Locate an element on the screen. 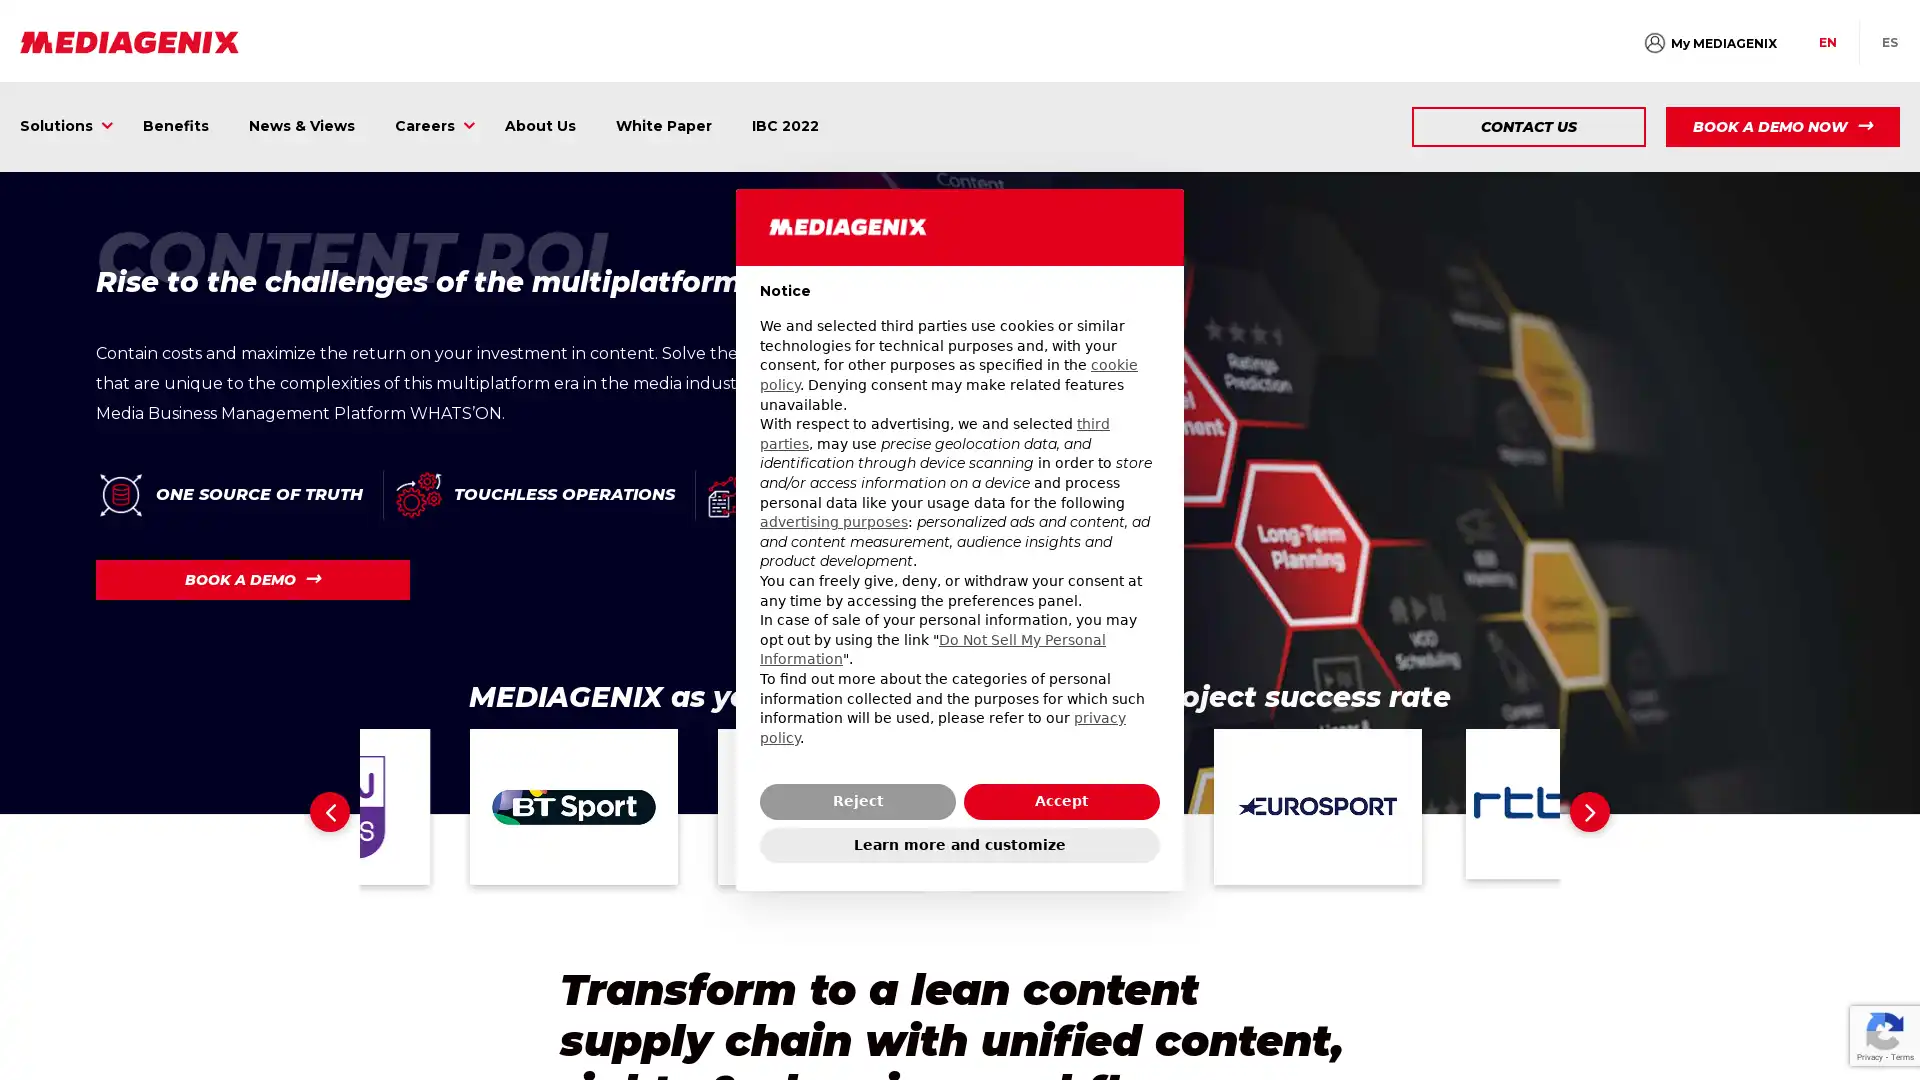 Image resolution: width=1920 pixels, height=1080 pixels. Accept is located at coordinates (1060, 800).